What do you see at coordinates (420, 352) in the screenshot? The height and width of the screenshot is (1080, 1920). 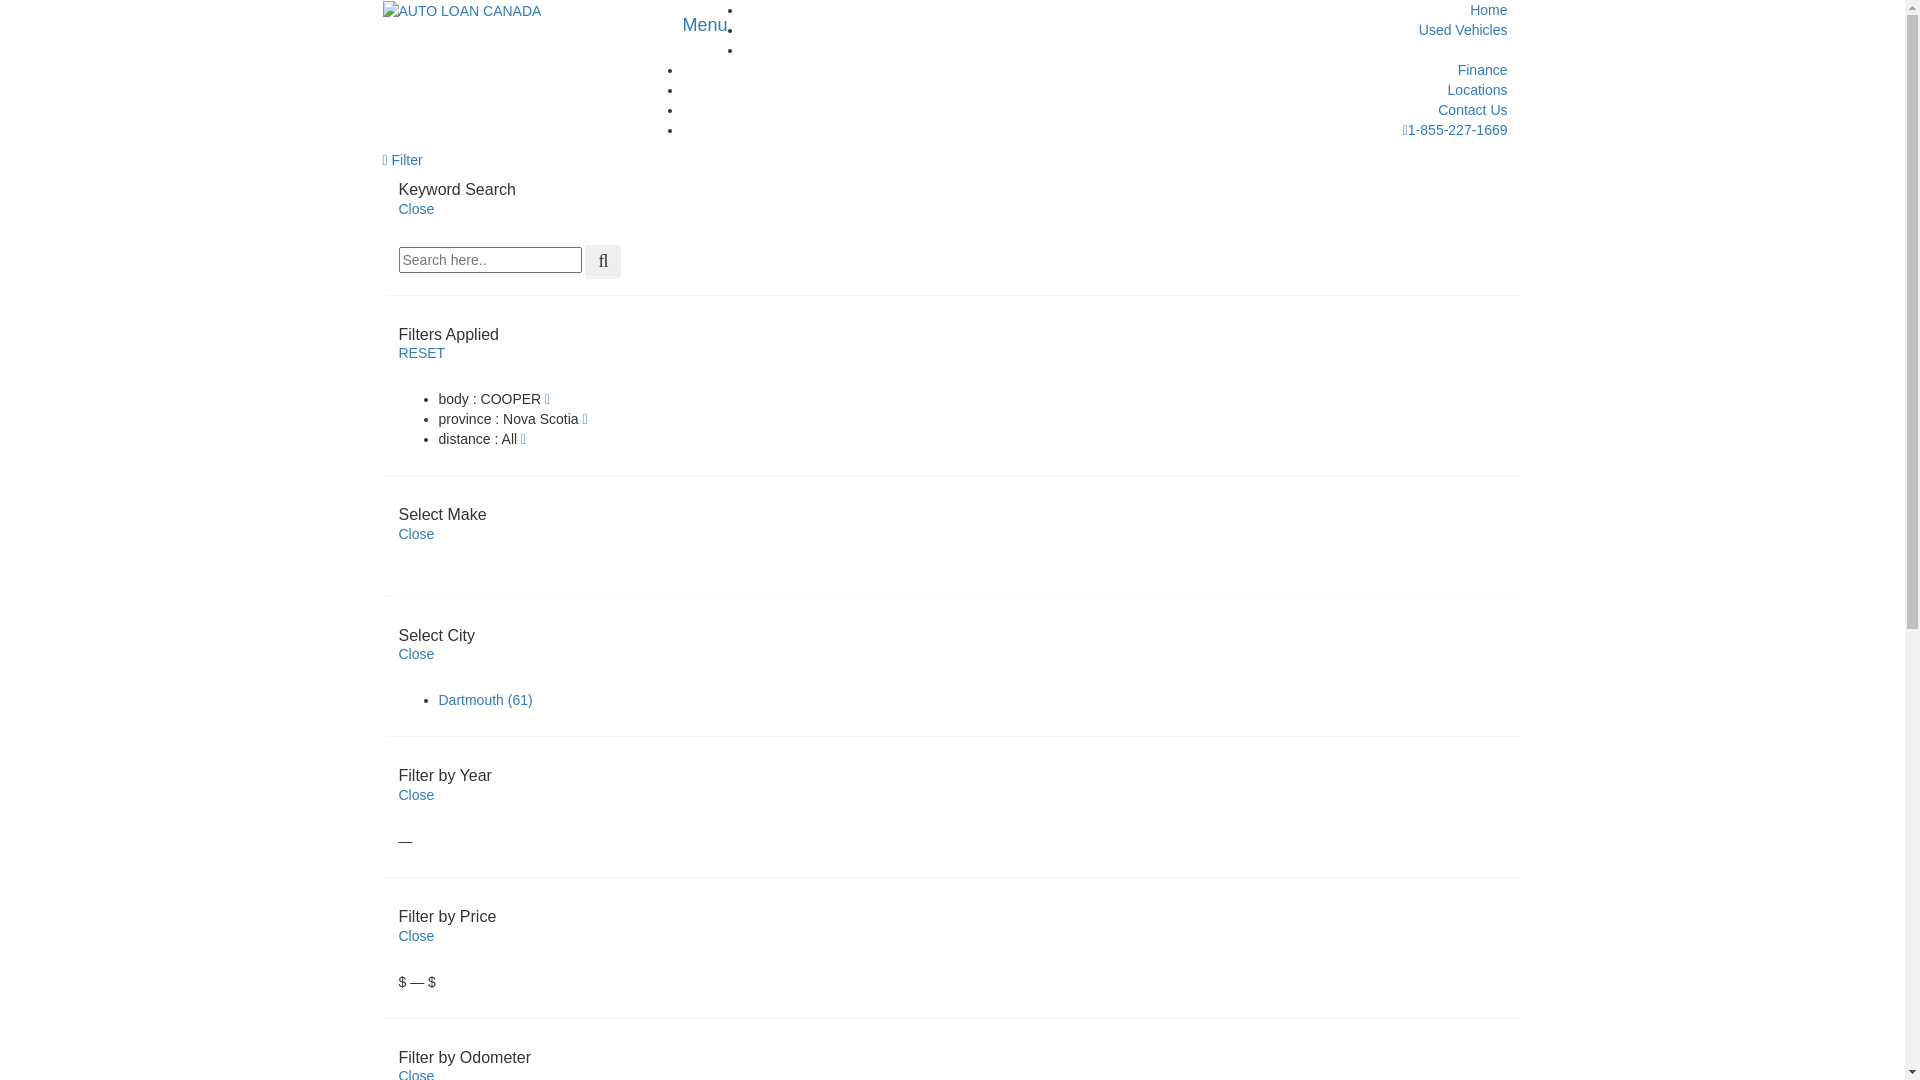 I see `'RESET'` at bounding box center [420, 352].